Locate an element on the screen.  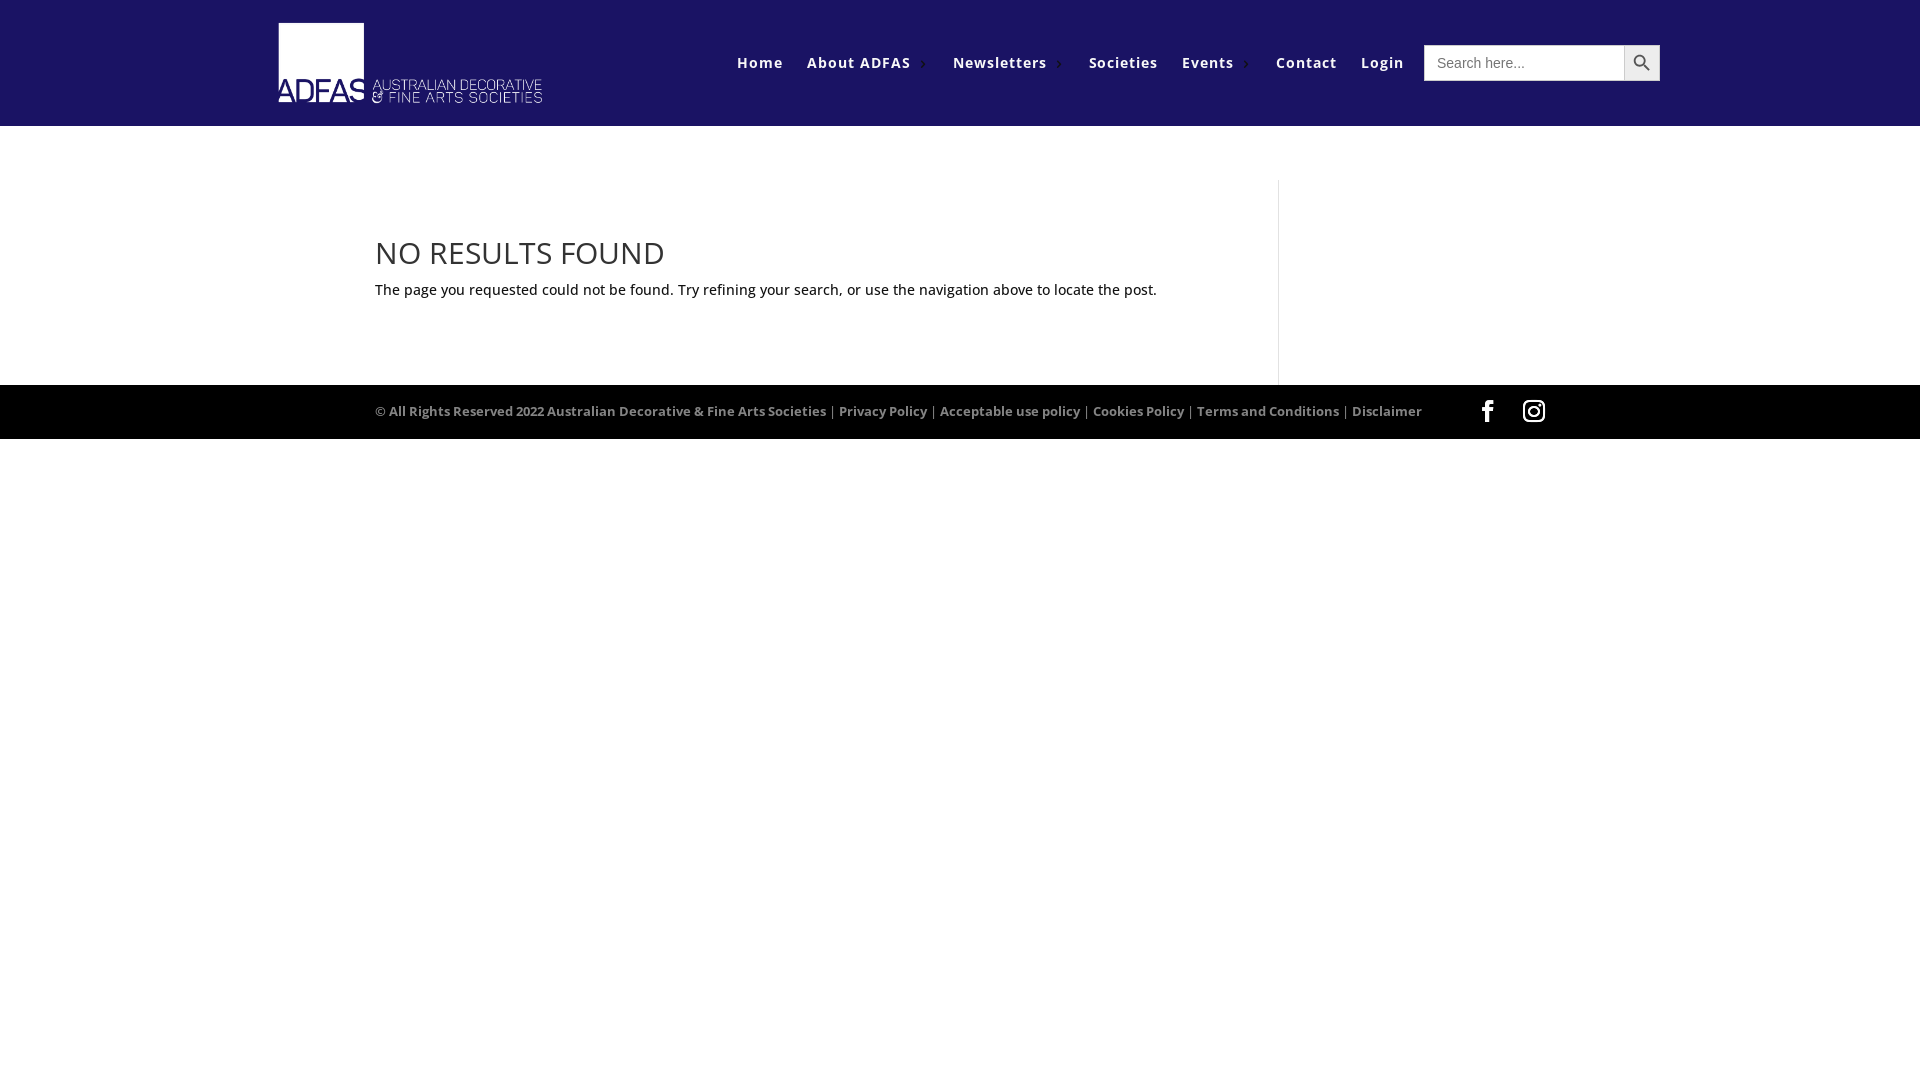
'About ADFAS' is located at coordinates (859, 61).